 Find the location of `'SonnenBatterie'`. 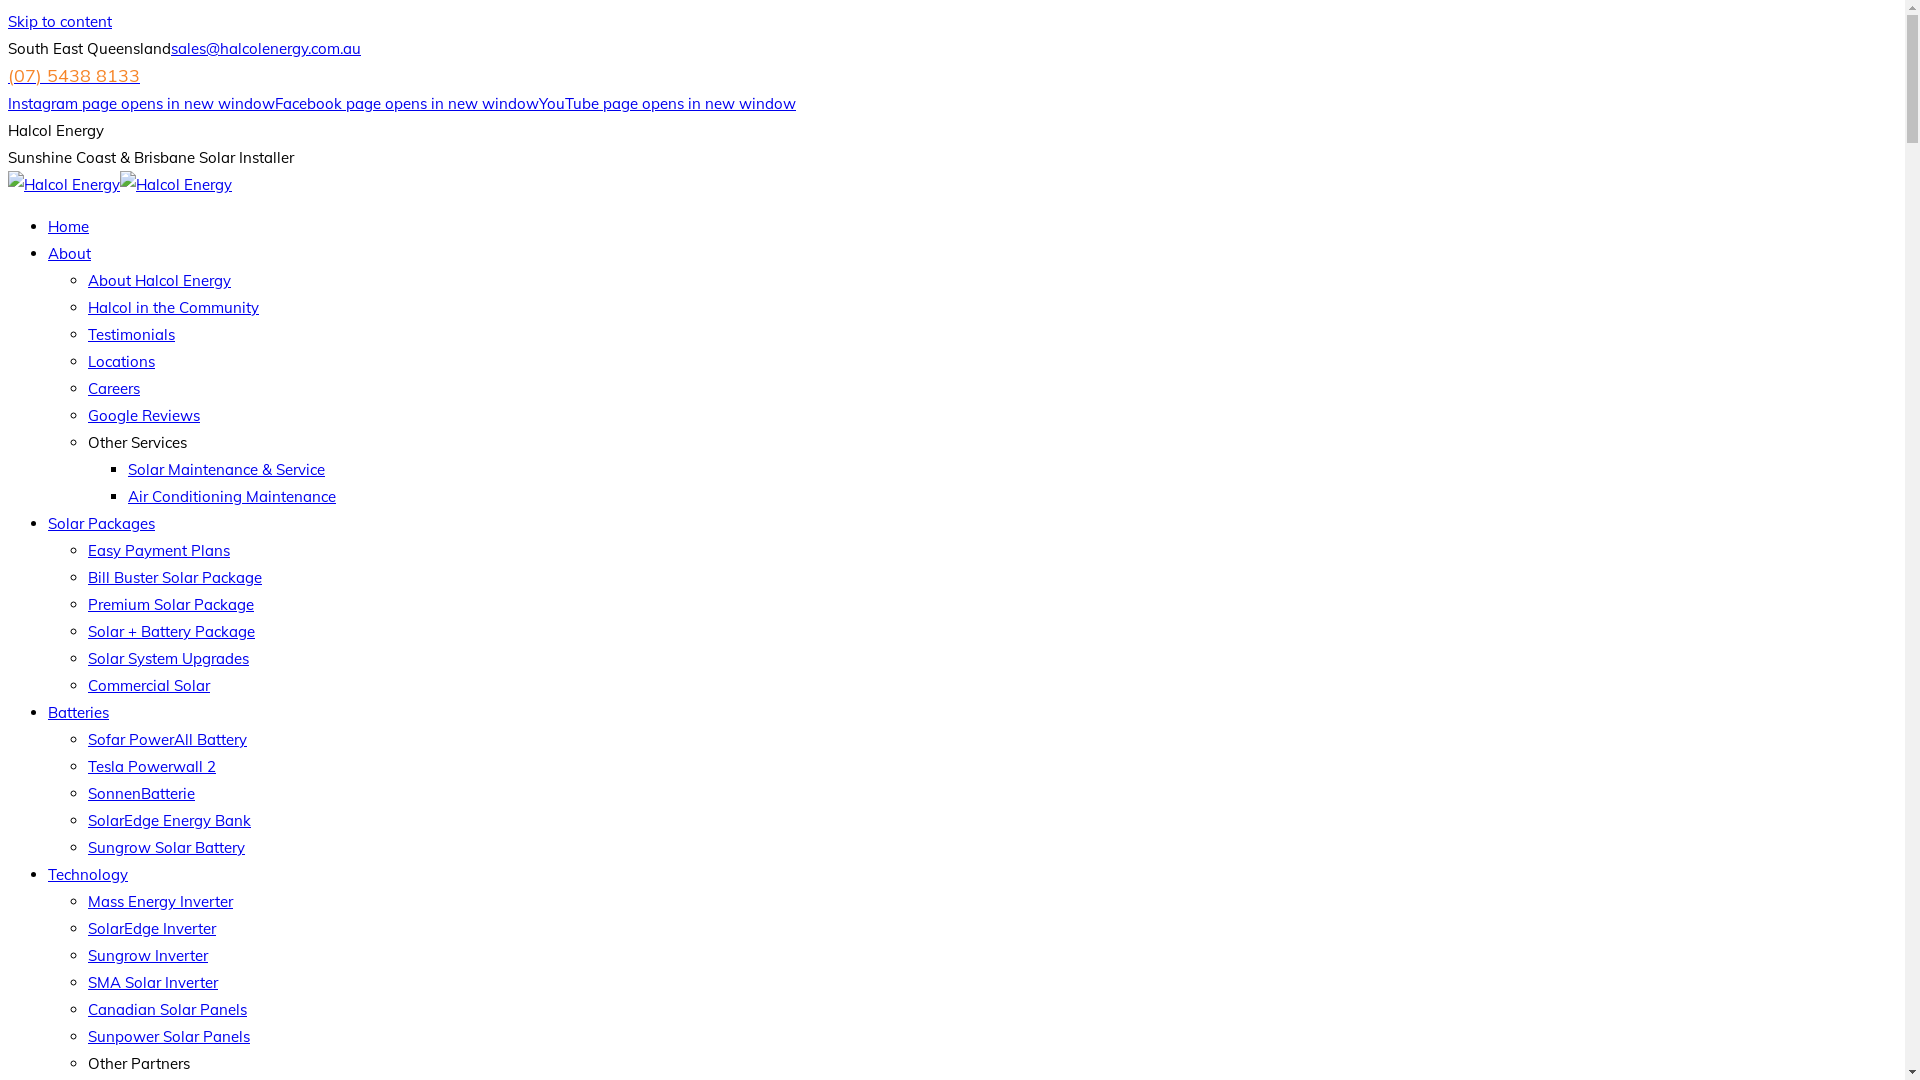

'SonnenBatterie' is located at coordinates (86, 792).